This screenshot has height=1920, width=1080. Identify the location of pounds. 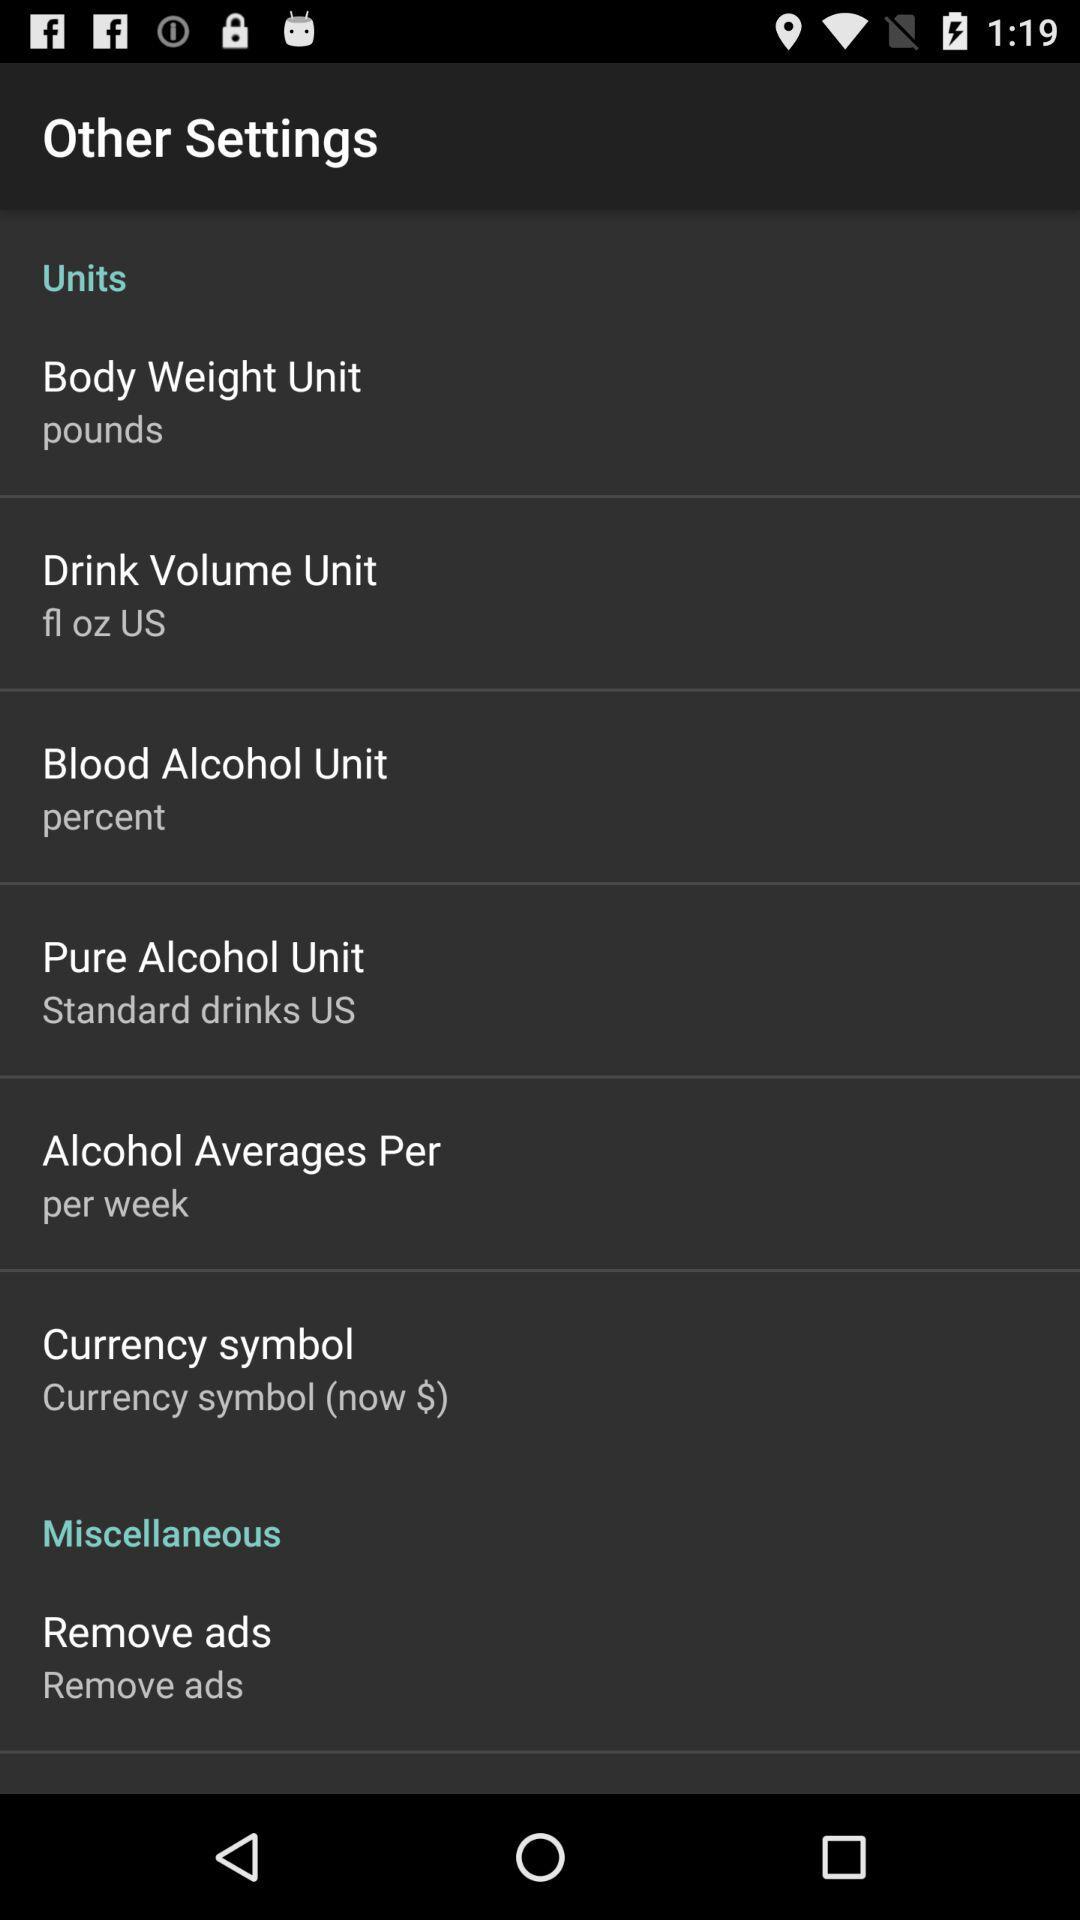
(102, 427).